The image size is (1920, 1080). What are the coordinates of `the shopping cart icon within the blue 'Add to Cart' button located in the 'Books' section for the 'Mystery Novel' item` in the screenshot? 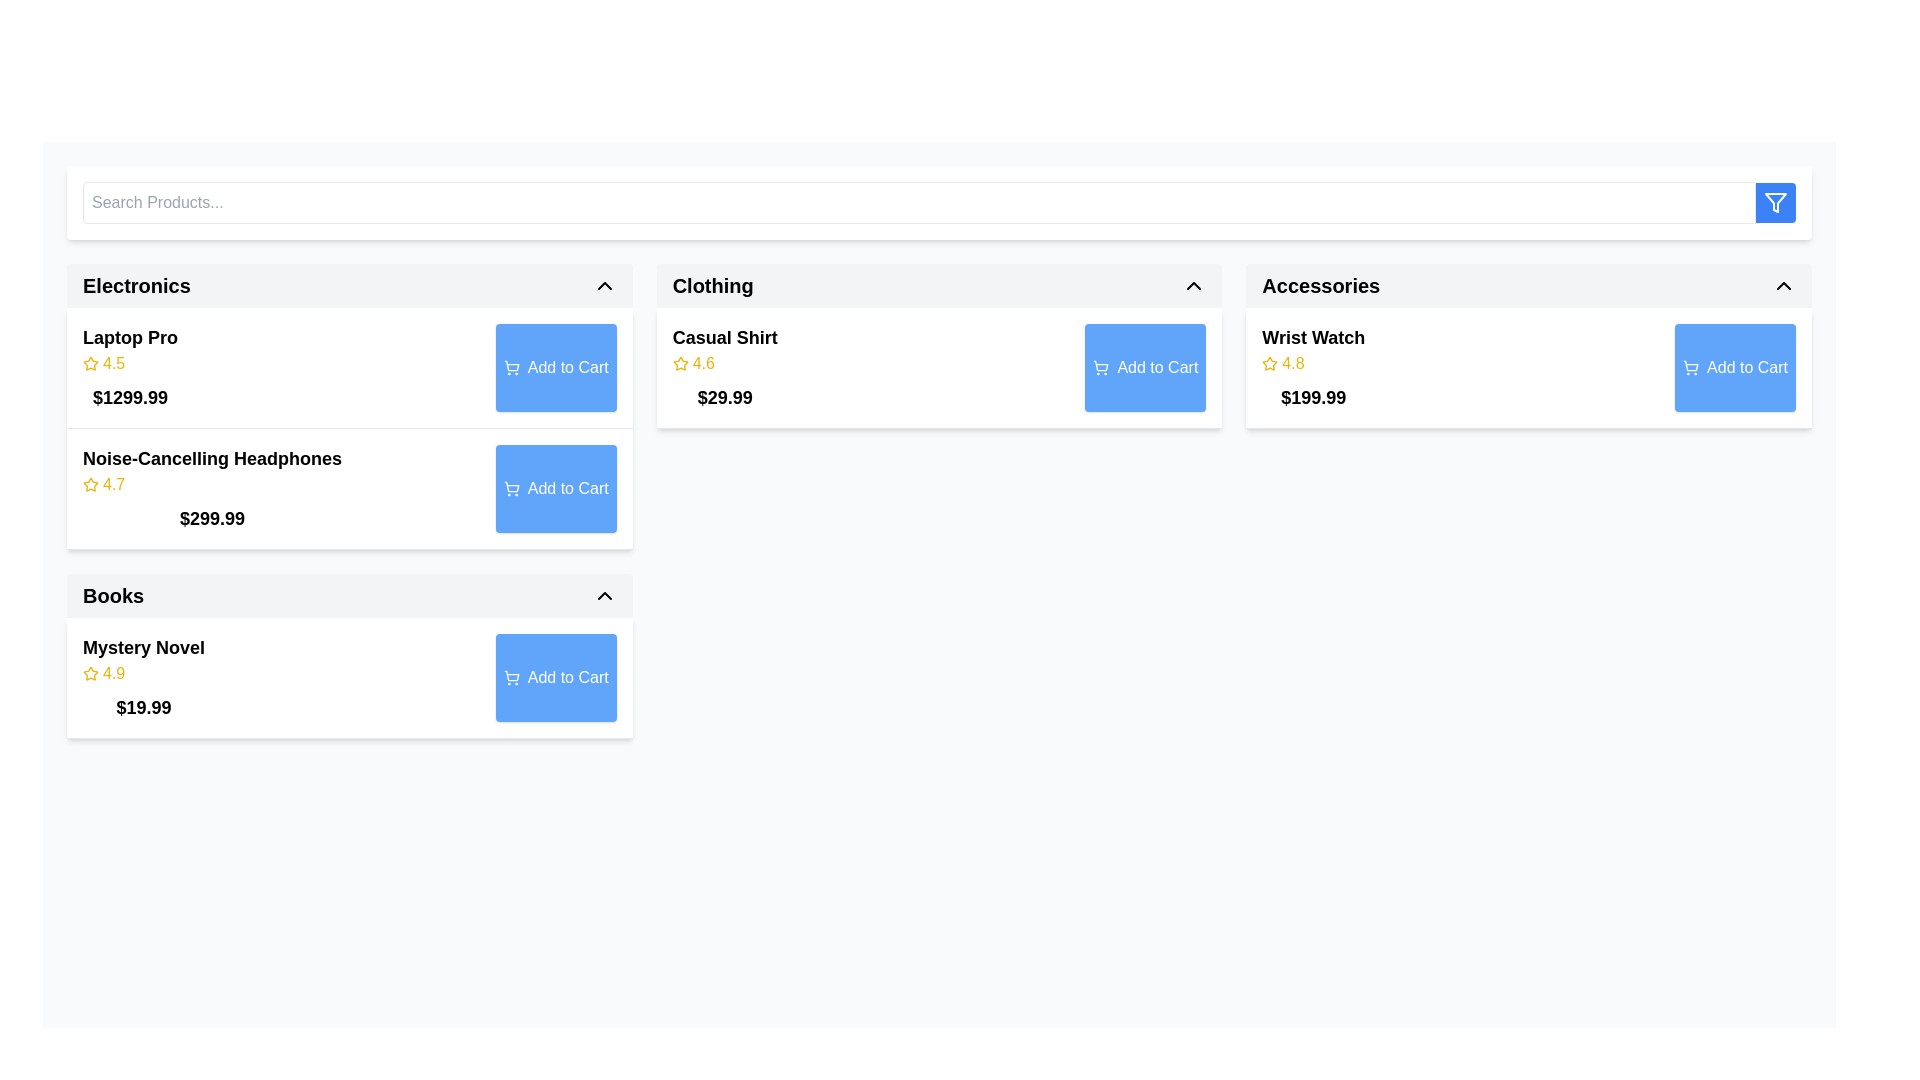 It's located at (511, 675).